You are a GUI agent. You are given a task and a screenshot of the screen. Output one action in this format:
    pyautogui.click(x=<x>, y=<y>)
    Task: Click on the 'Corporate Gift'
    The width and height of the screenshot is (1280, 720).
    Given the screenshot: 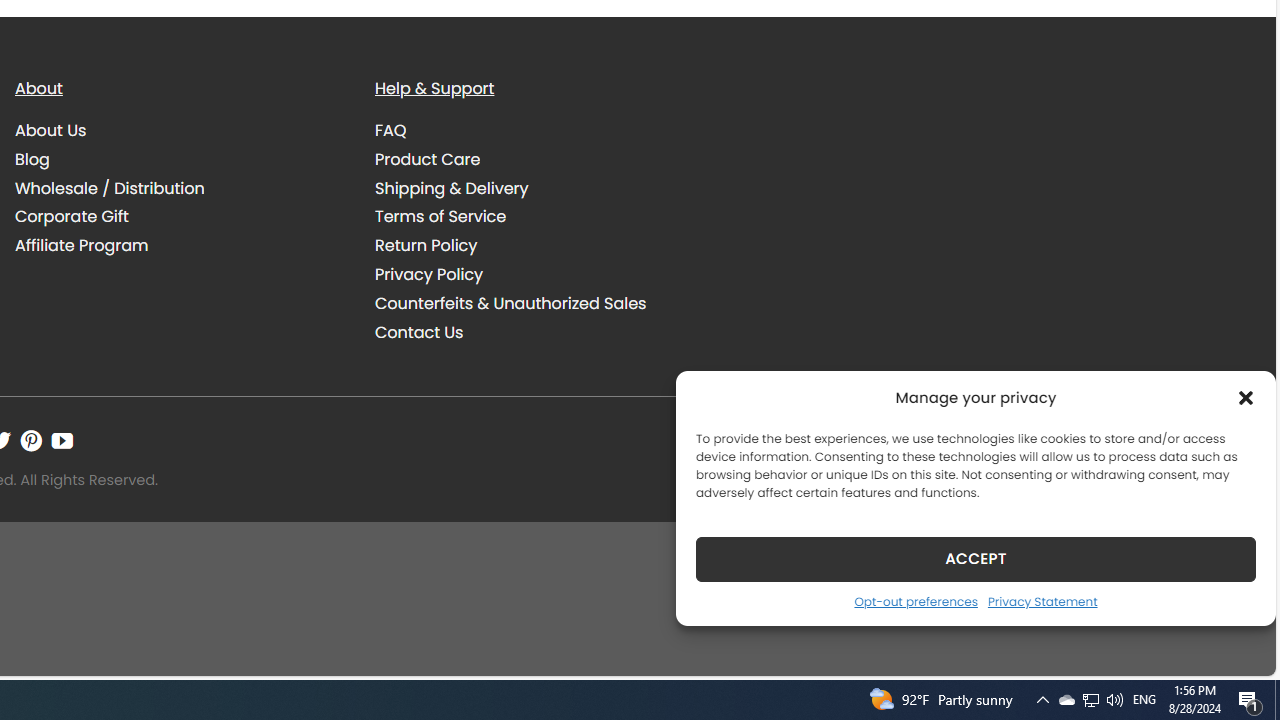 What is the action you would take?
    pyautogui.click(x=180, y=216)
    